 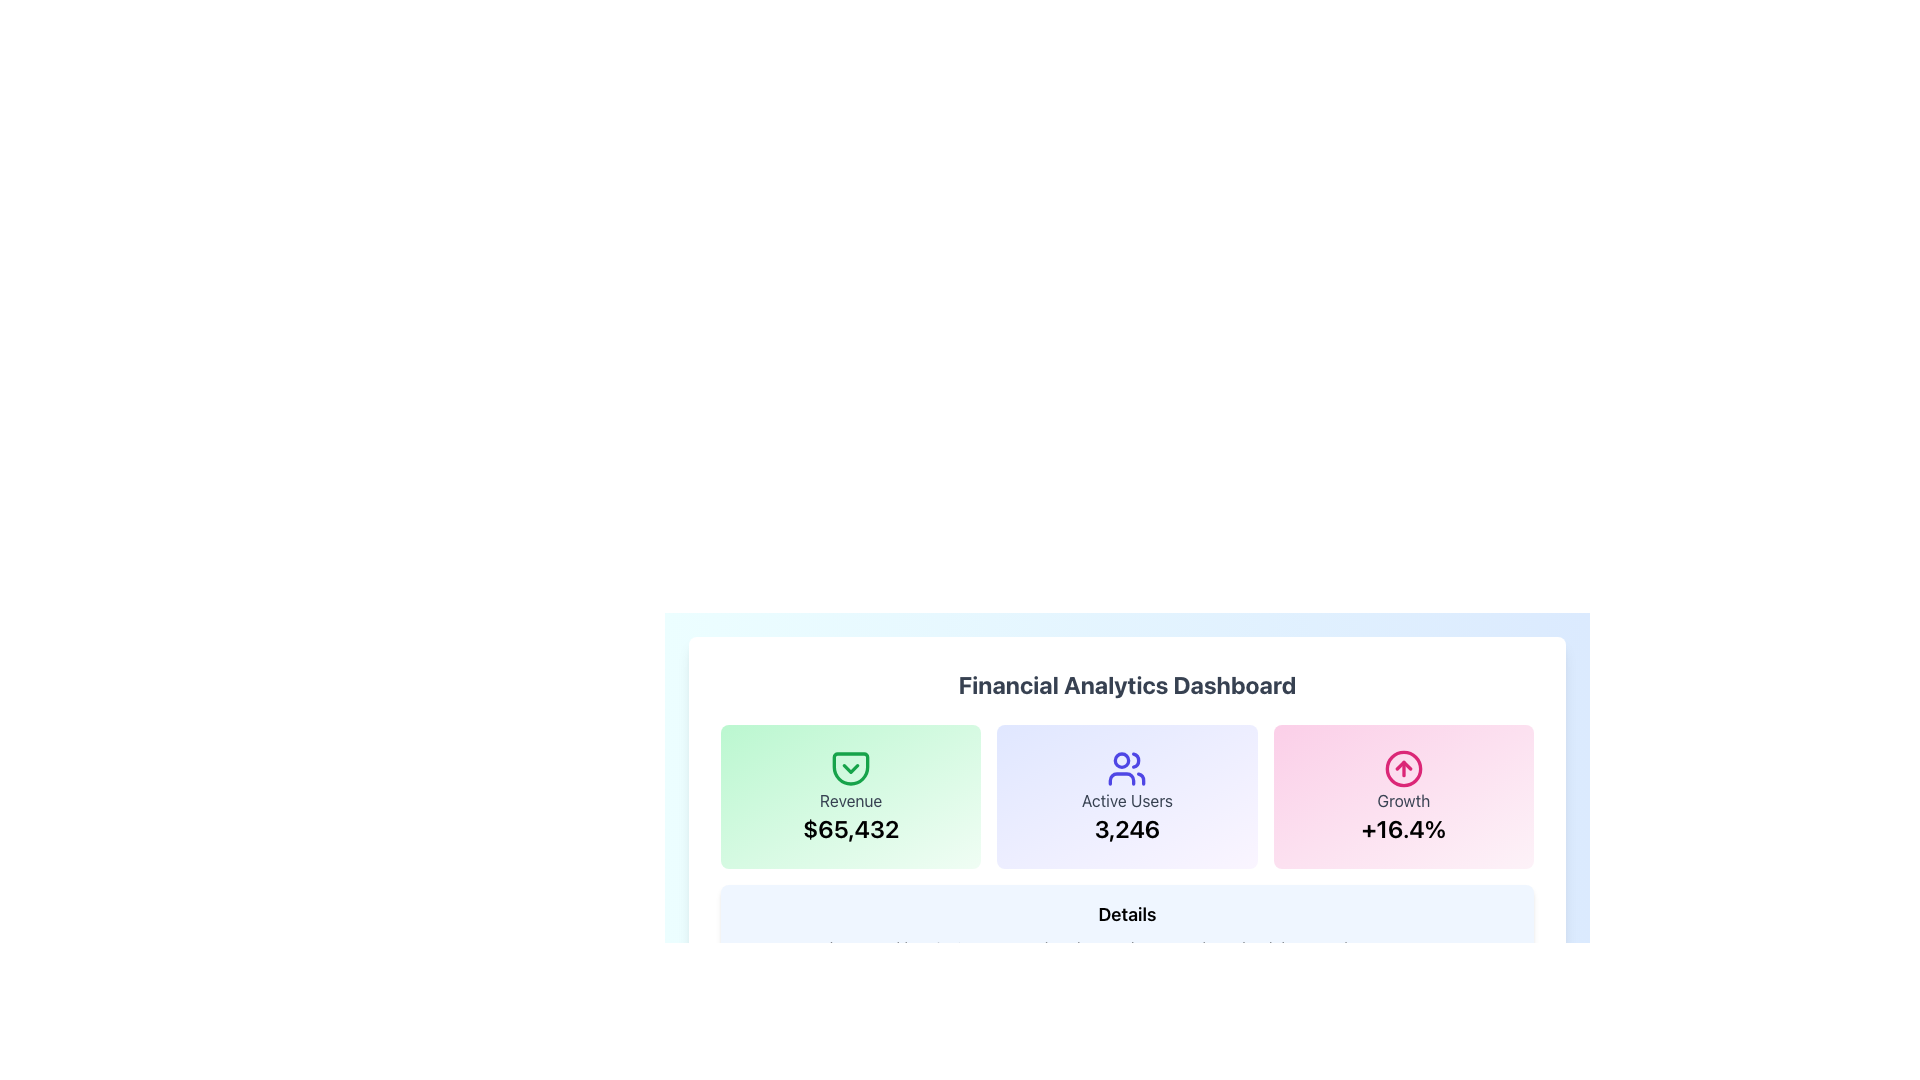 What do you see at coordinates (1402, 829) in the screenshot?
I see `the text displaying the growth percentage located at the bottom center of the pink card labeled 'Growth', beneath the upward arrow icon` at bounding box center [1402, 829].